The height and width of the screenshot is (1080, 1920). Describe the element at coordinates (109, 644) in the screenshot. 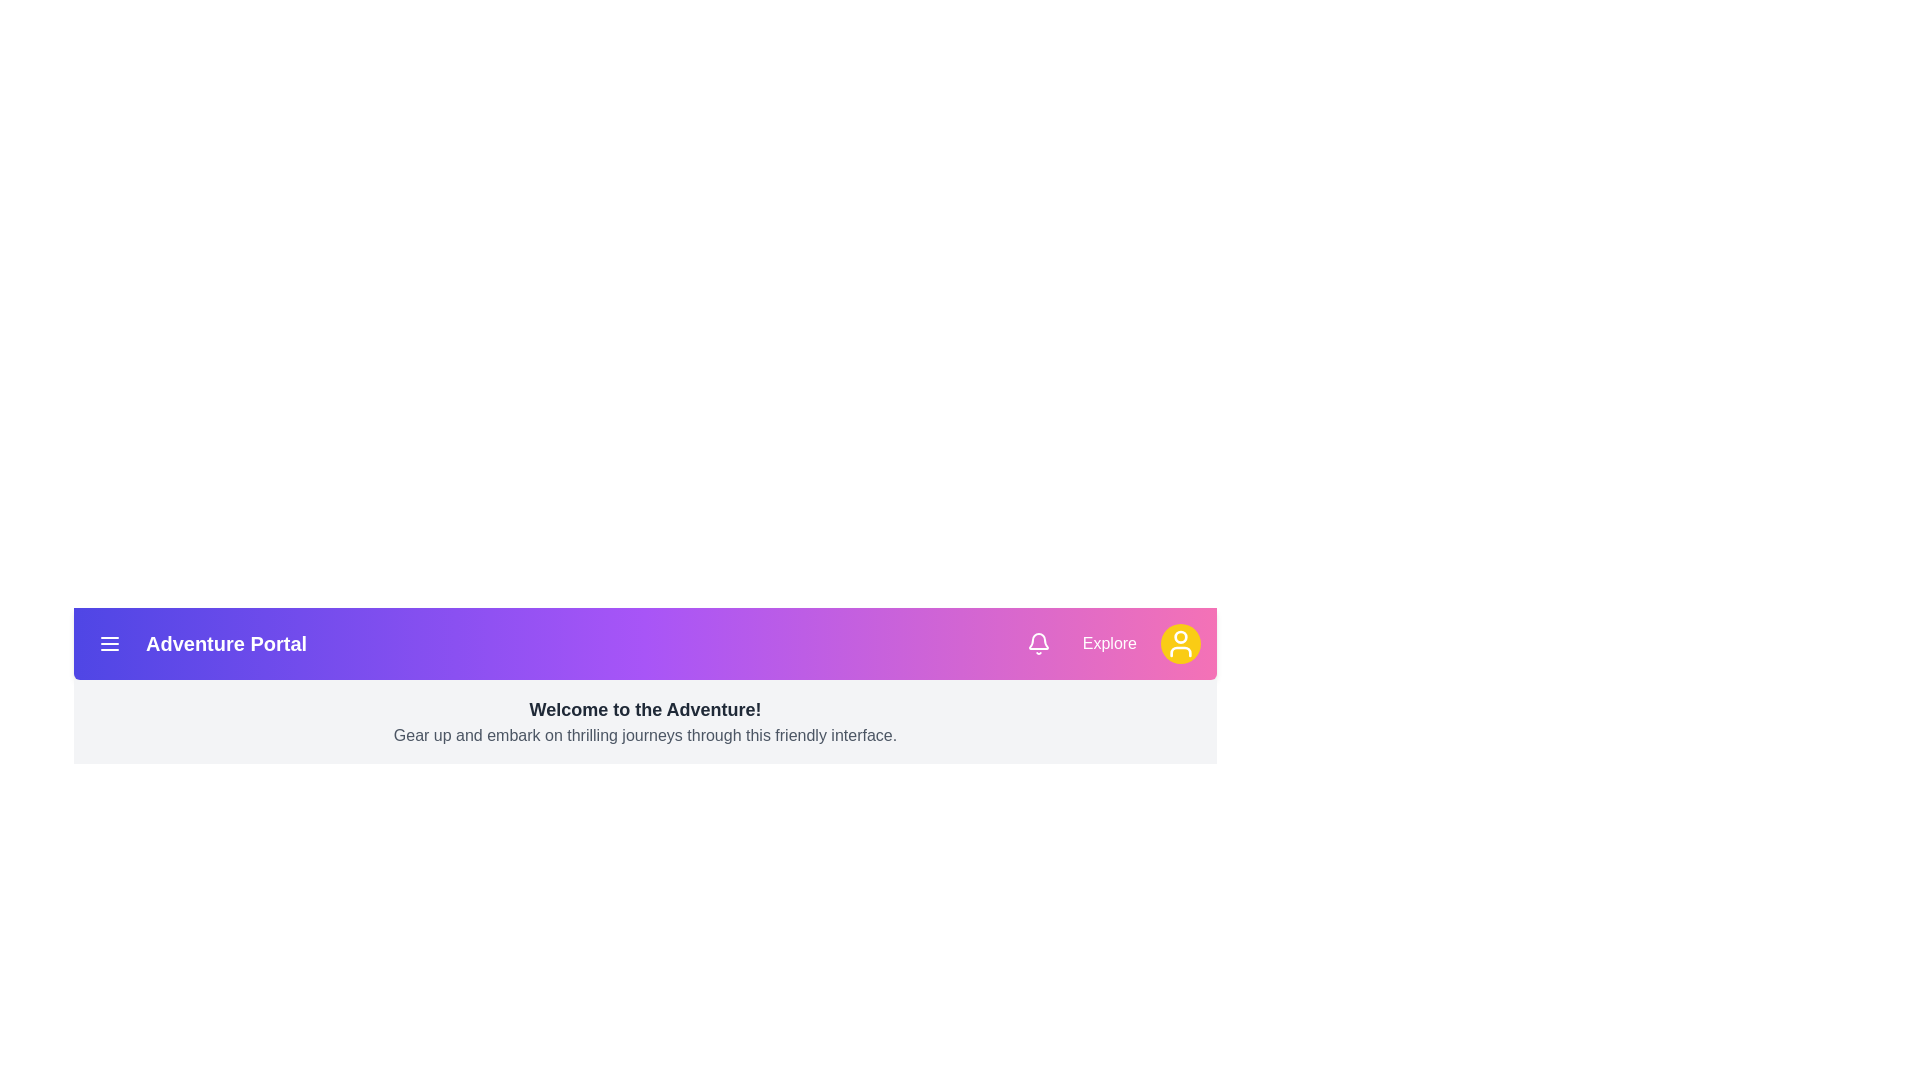

I see `the menu button to open the navigation options` at that location.